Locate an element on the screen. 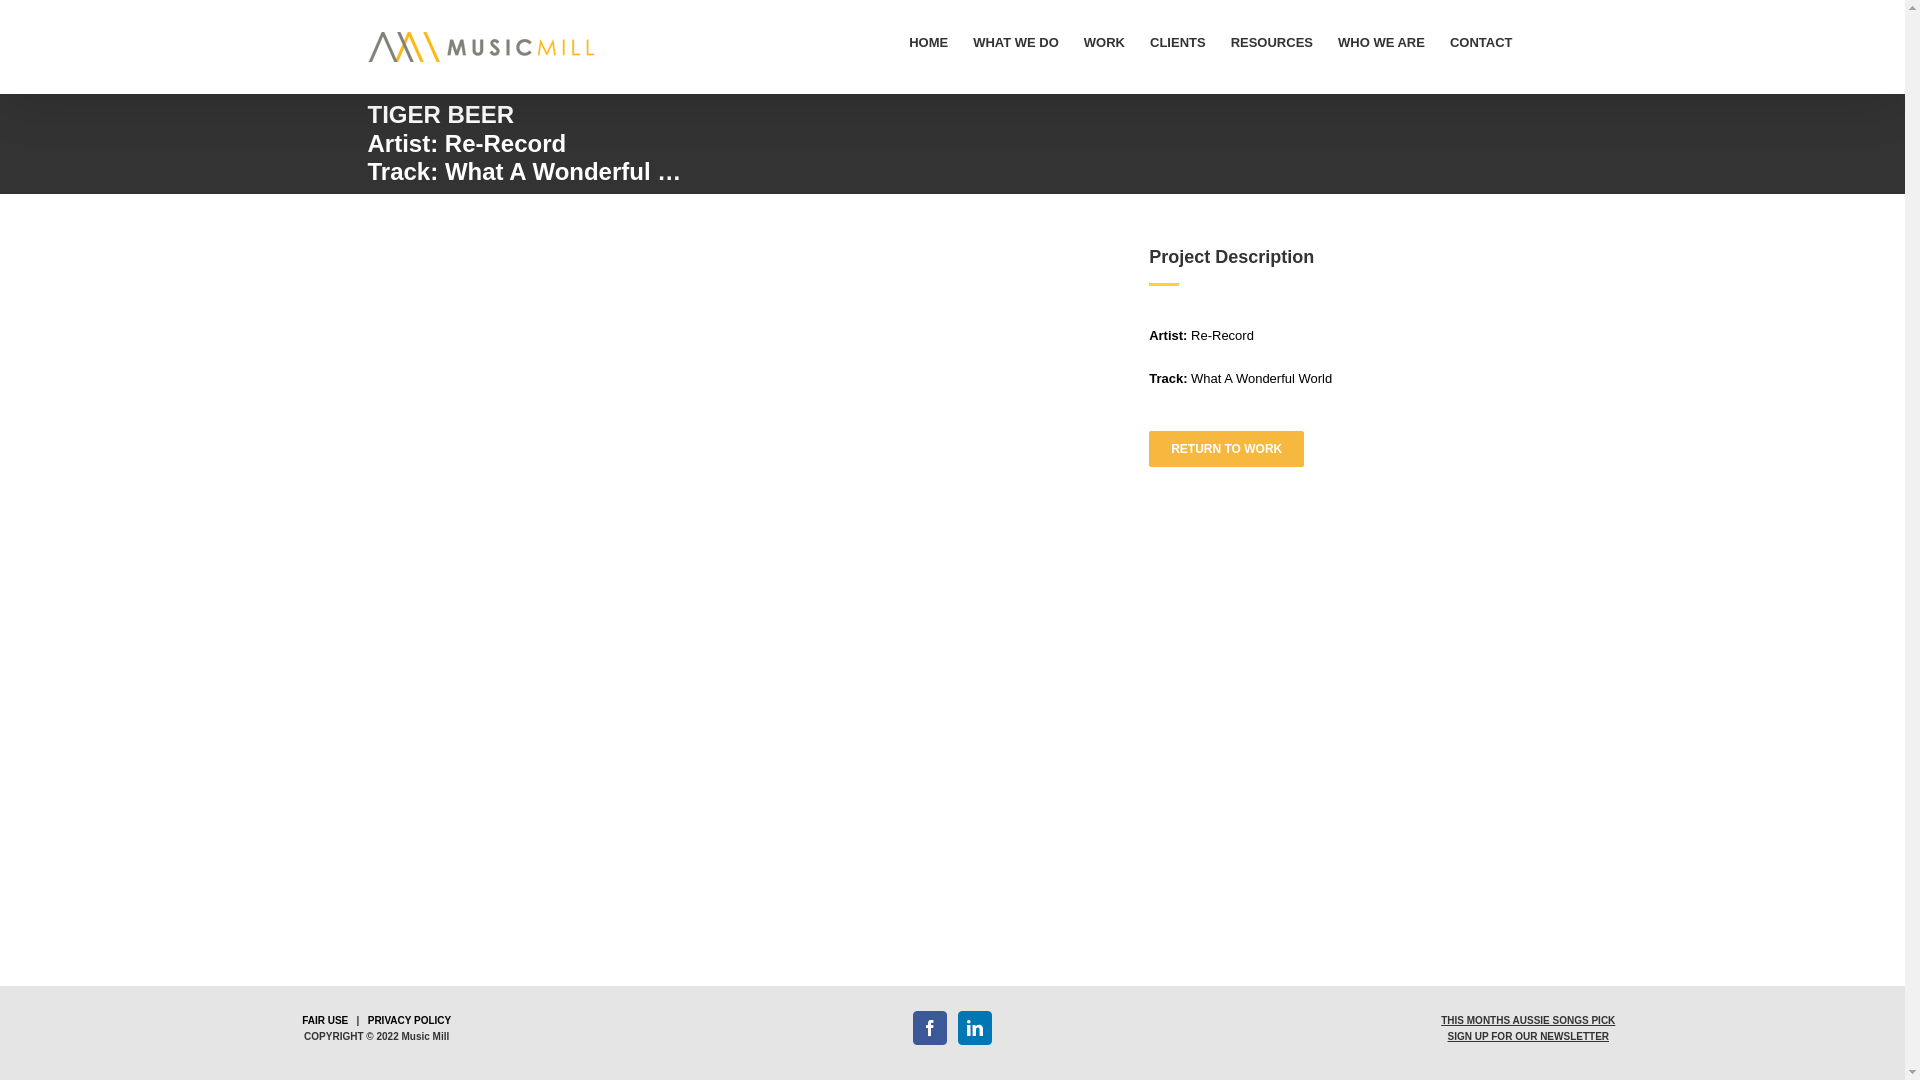  'HOME' is located at coordinates (927, 42).